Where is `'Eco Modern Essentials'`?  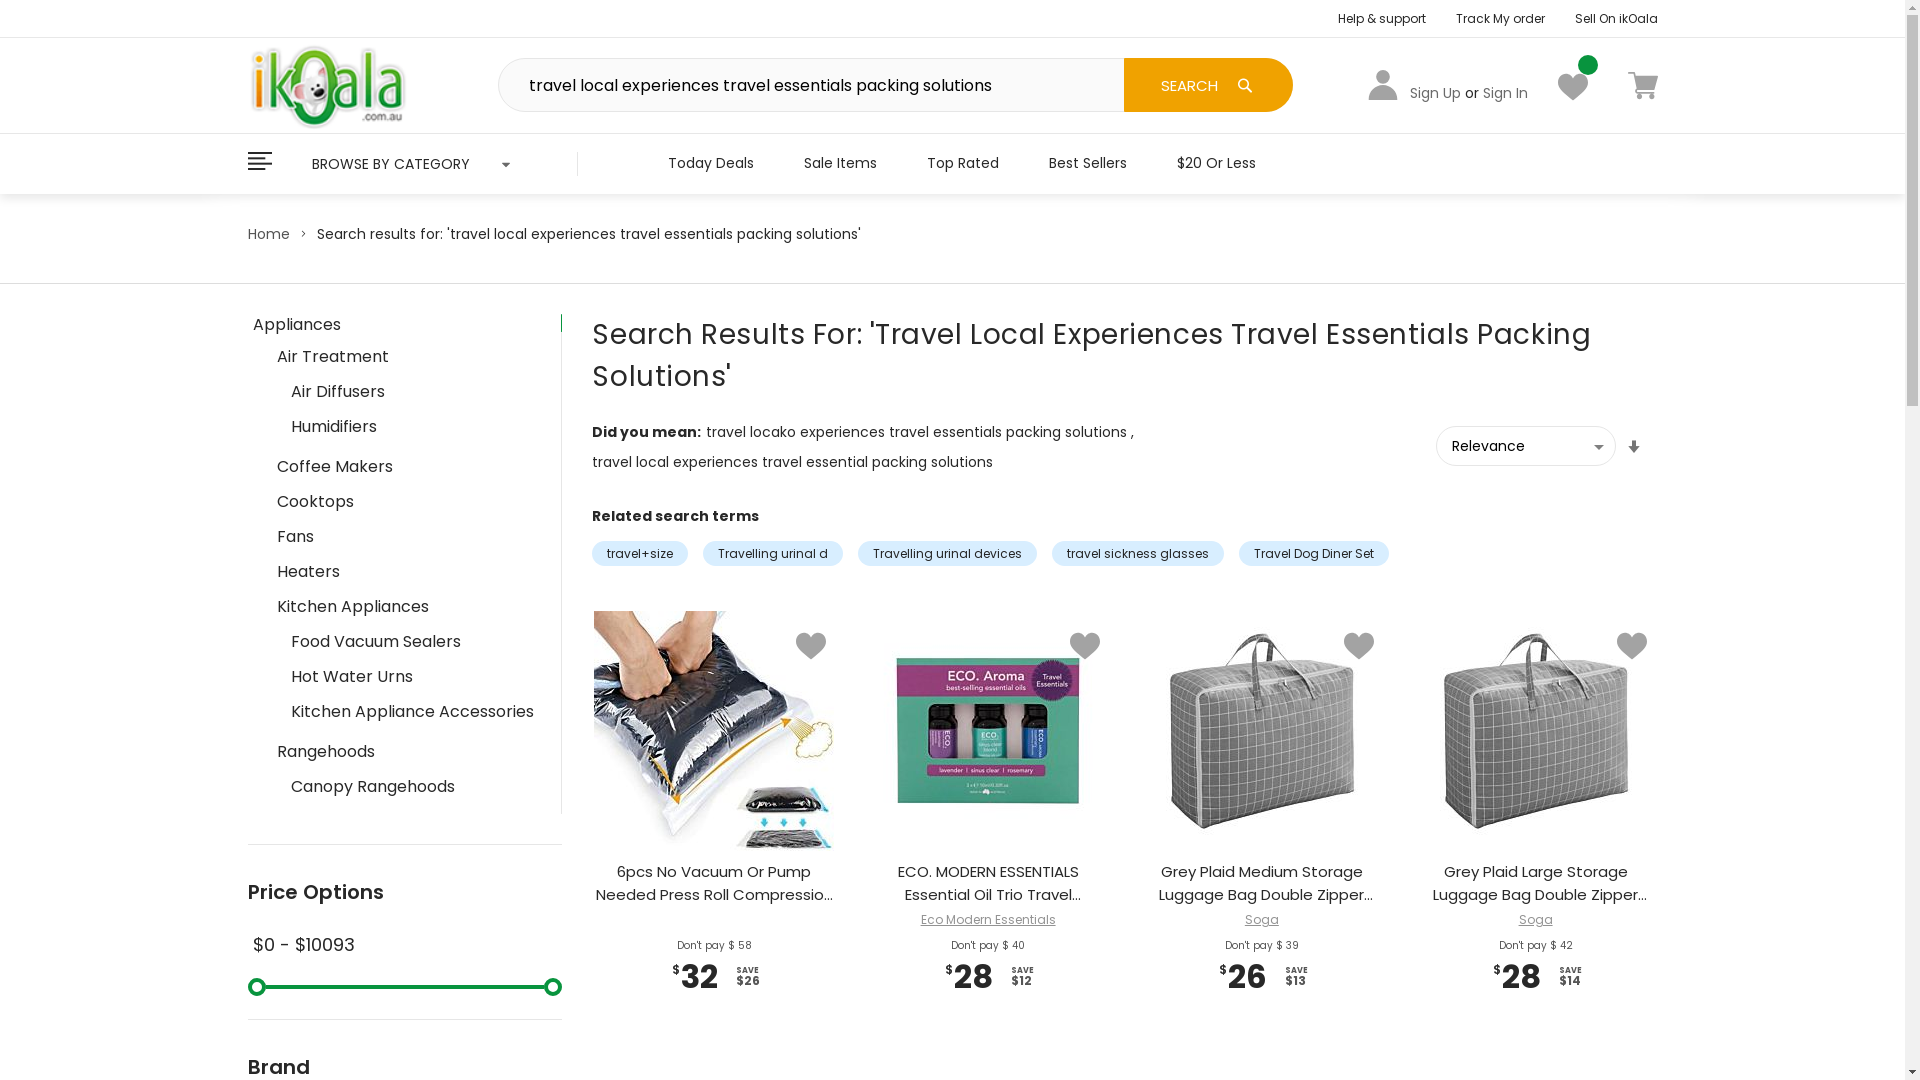 'Eco Modern Essentials' is located at coordinates (920, 919).